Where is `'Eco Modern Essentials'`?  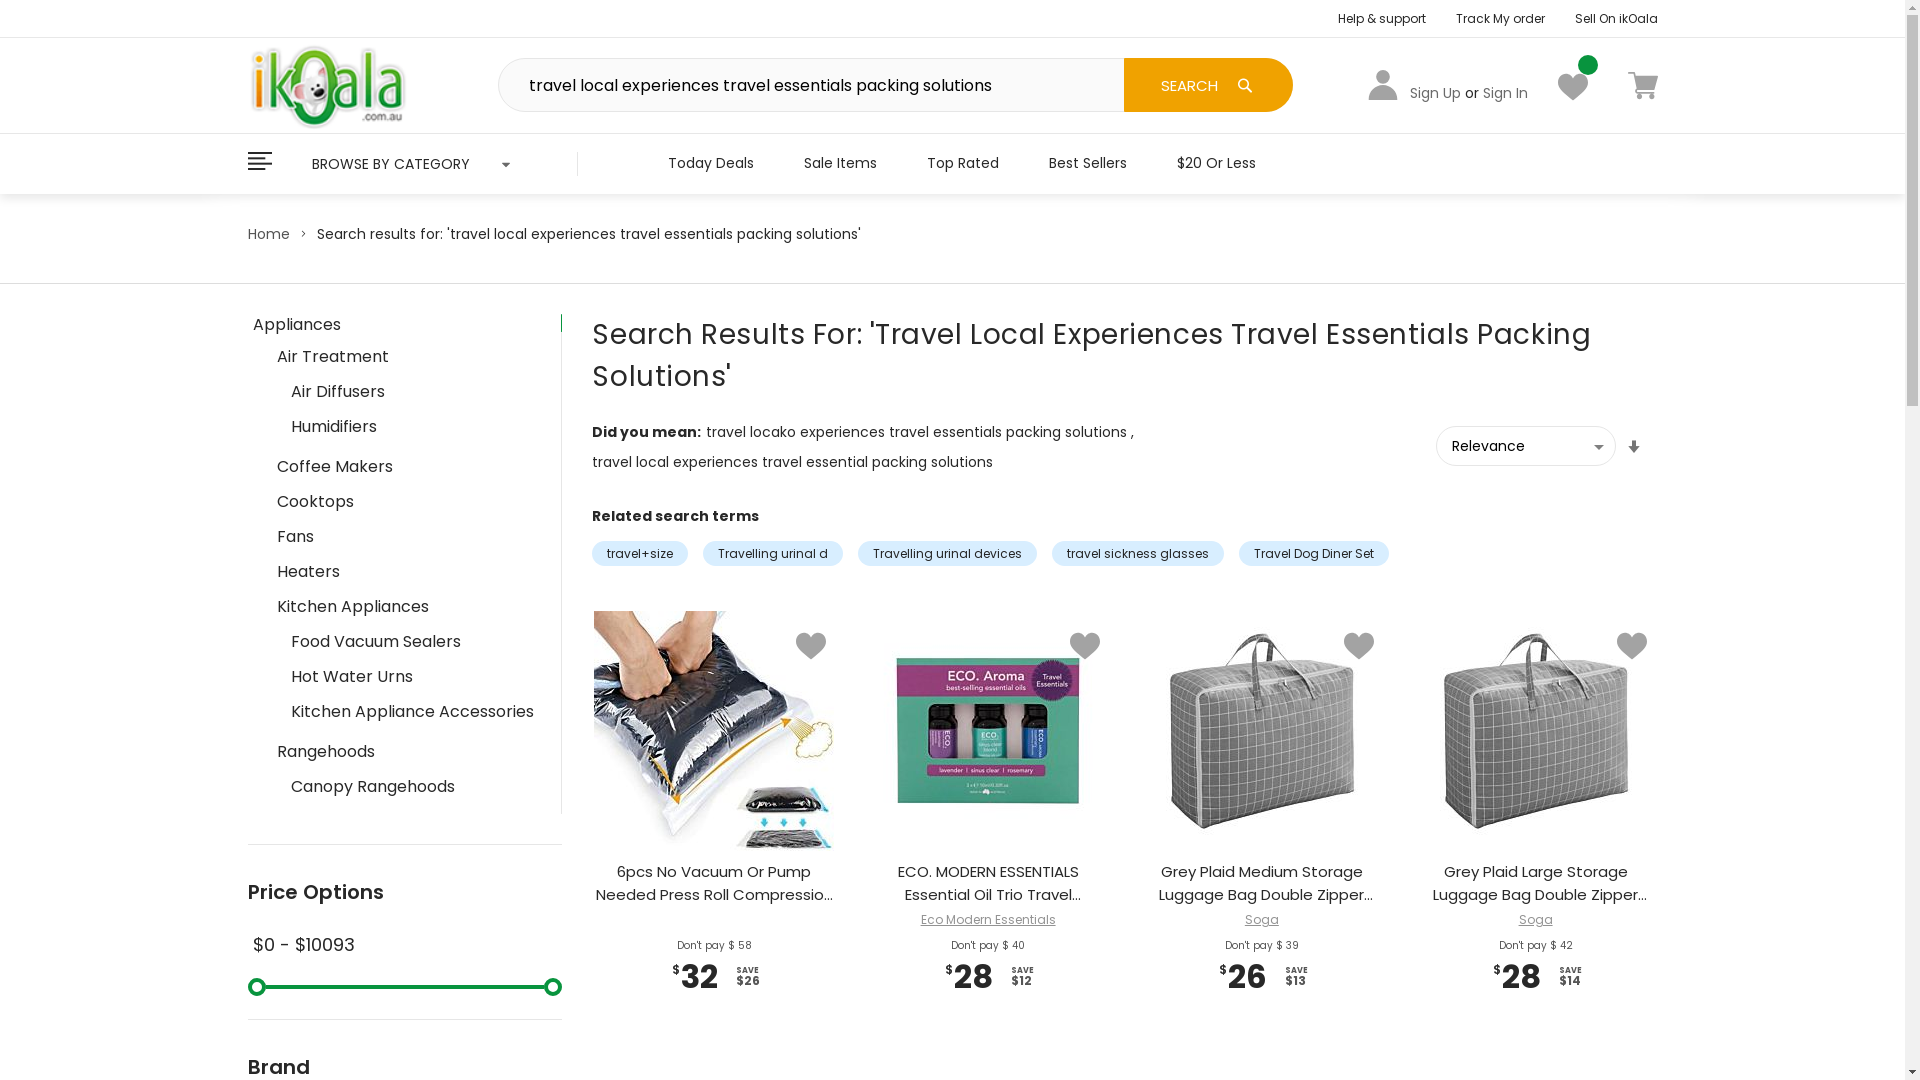 'Eco Modern Essentials' is located at coordinates (920, 919).